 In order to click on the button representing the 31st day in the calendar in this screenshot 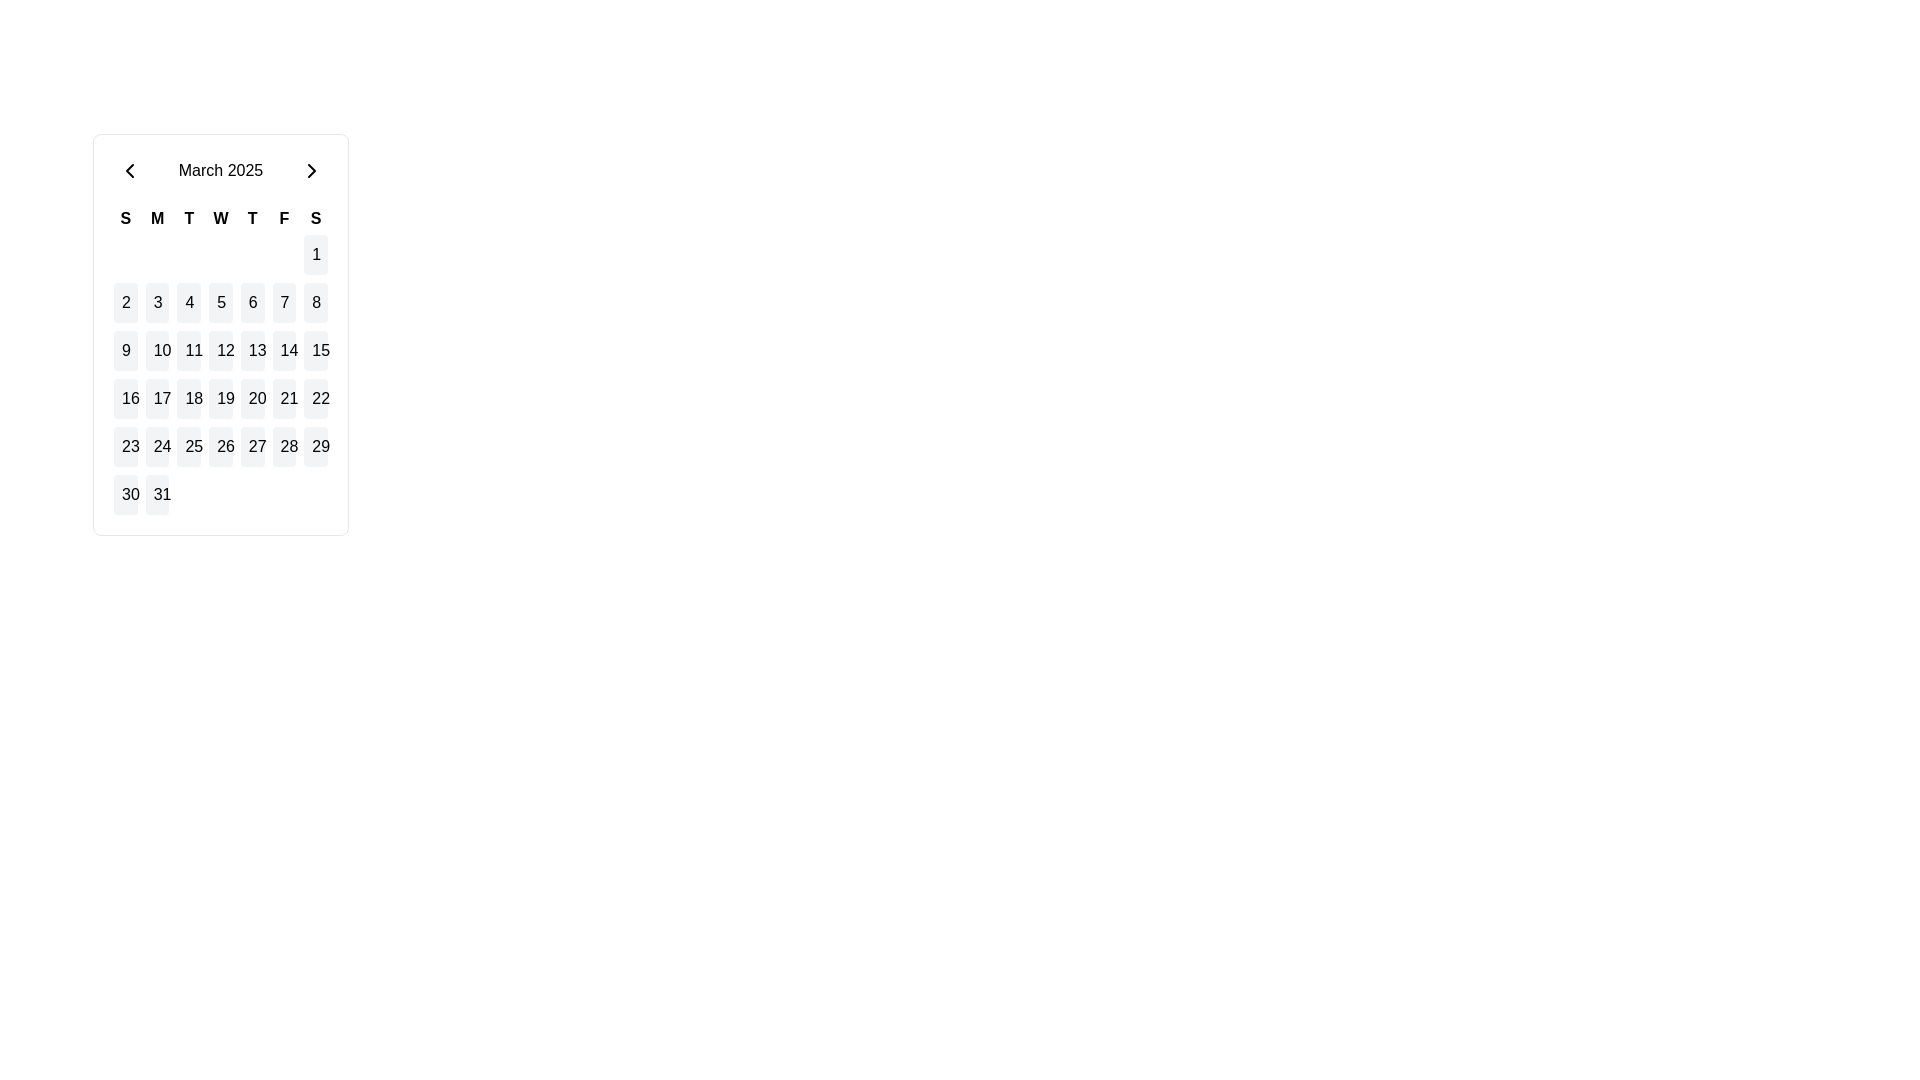, I will do `click(156, 494)`.